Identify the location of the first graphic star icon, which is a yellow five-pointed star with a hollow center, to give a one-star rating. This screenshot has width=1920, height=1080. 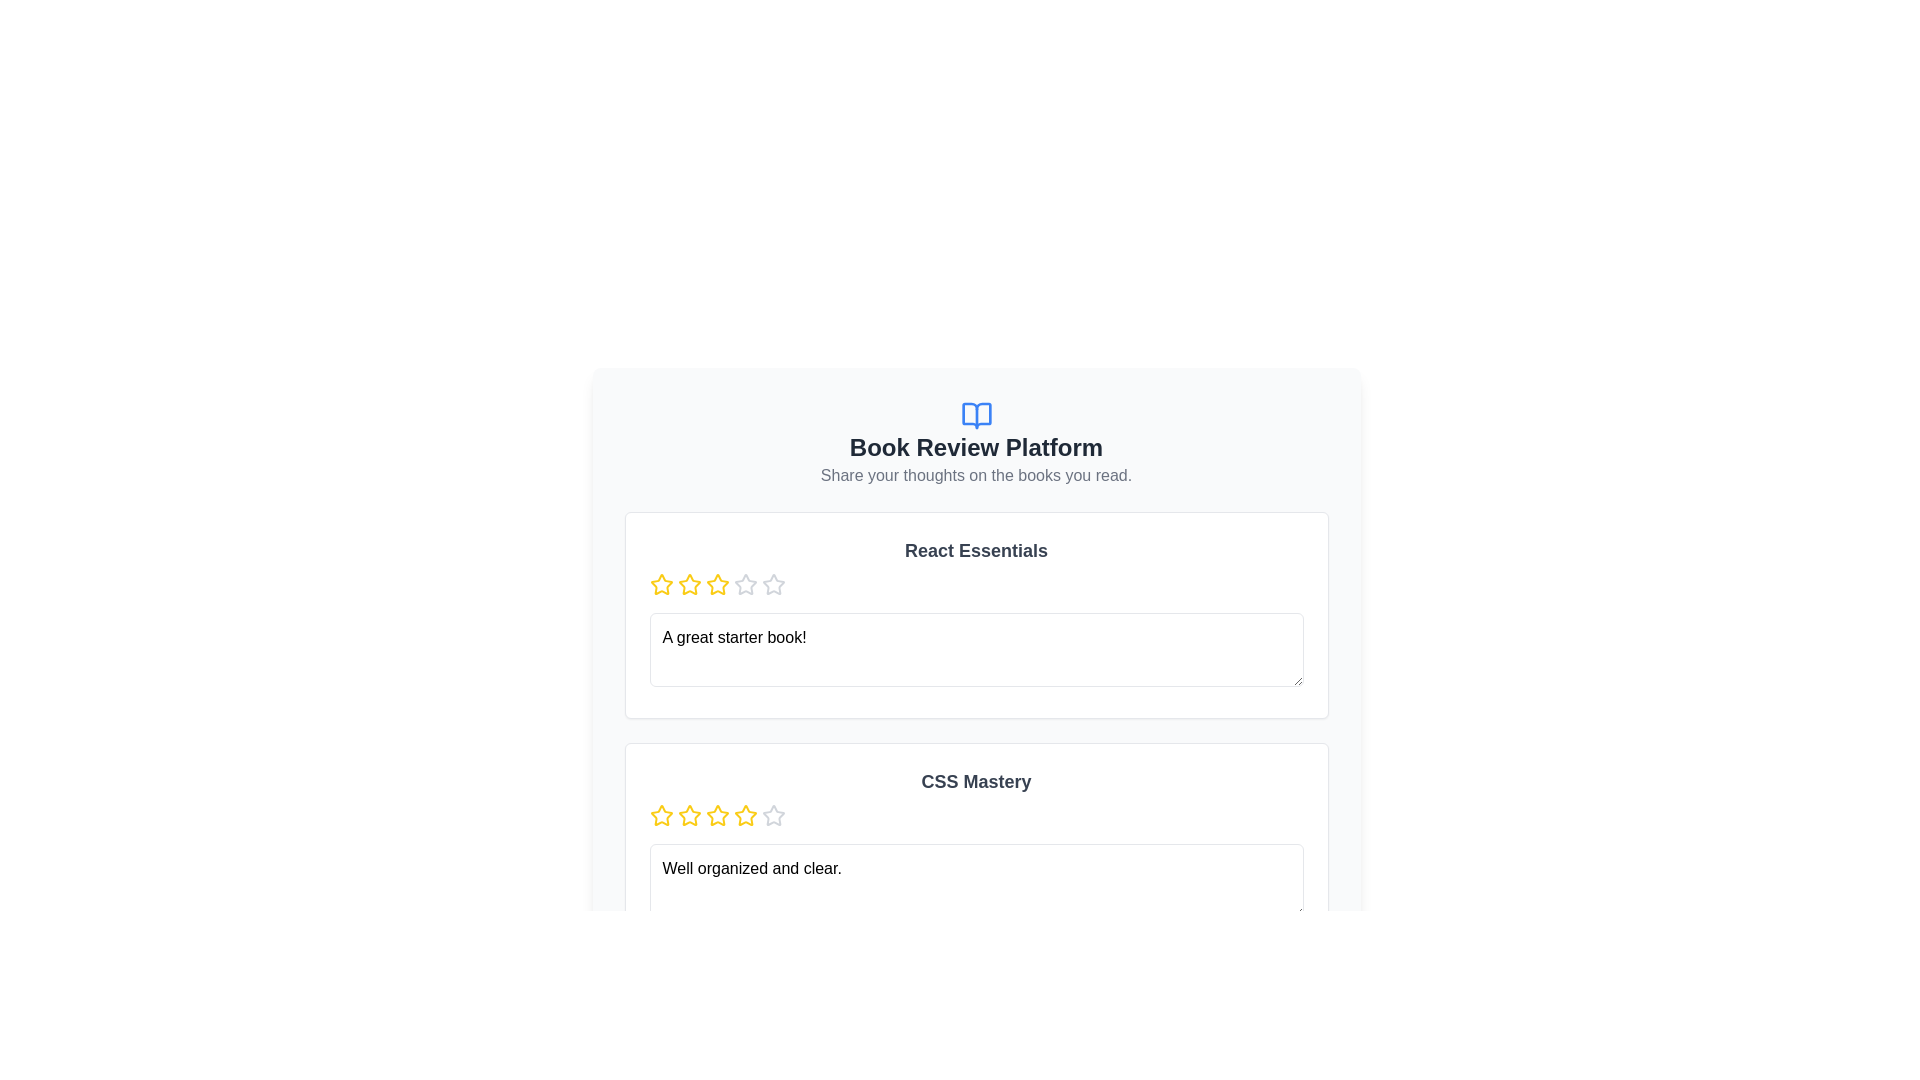
(661, 584).